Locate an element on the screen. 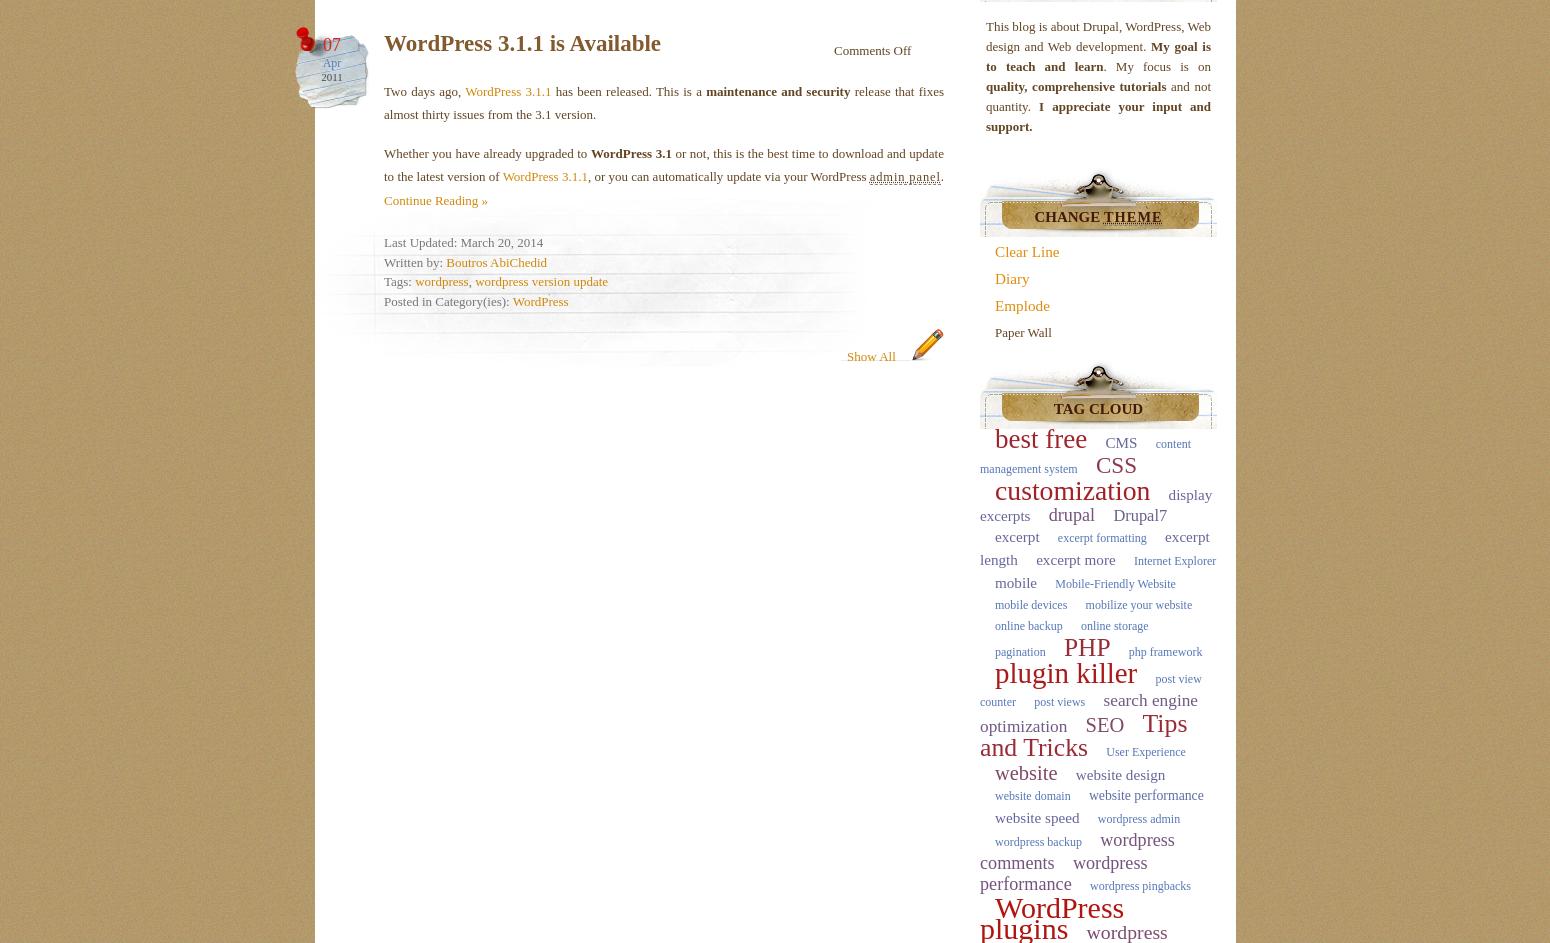 This screenshot has width=1550, height=943. 'online backup' is located at coordinates (1028, 624).